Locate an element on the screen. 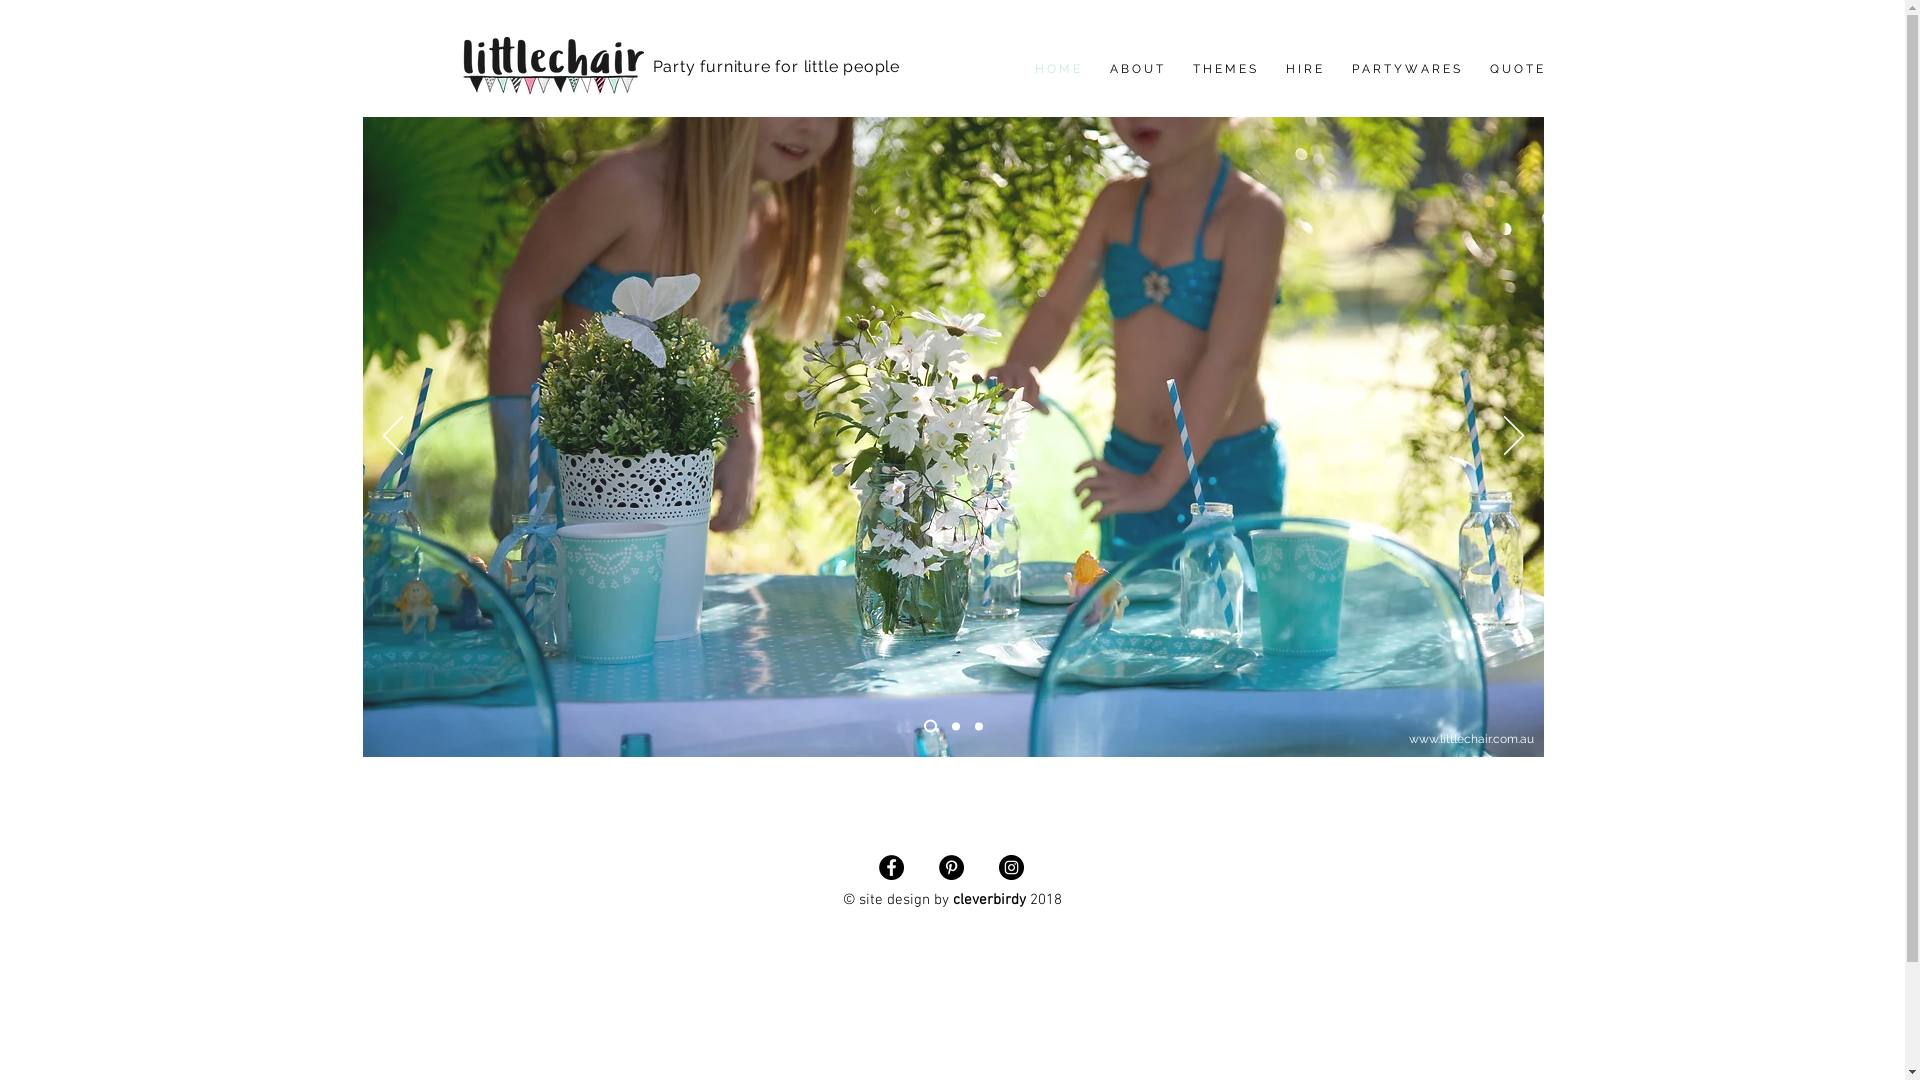 The image size is (1920, 1080). 'www.littlechair.com.au' is located at coordinates (1406, 739).